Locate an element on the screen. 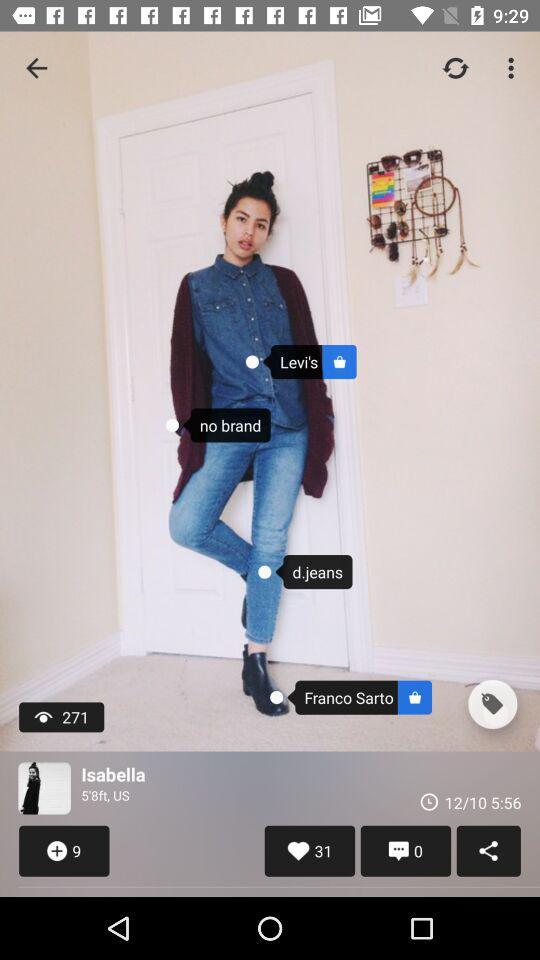 The image size is (540, 960). item above 12 10 5 icon is located at coordinates (491, 704).